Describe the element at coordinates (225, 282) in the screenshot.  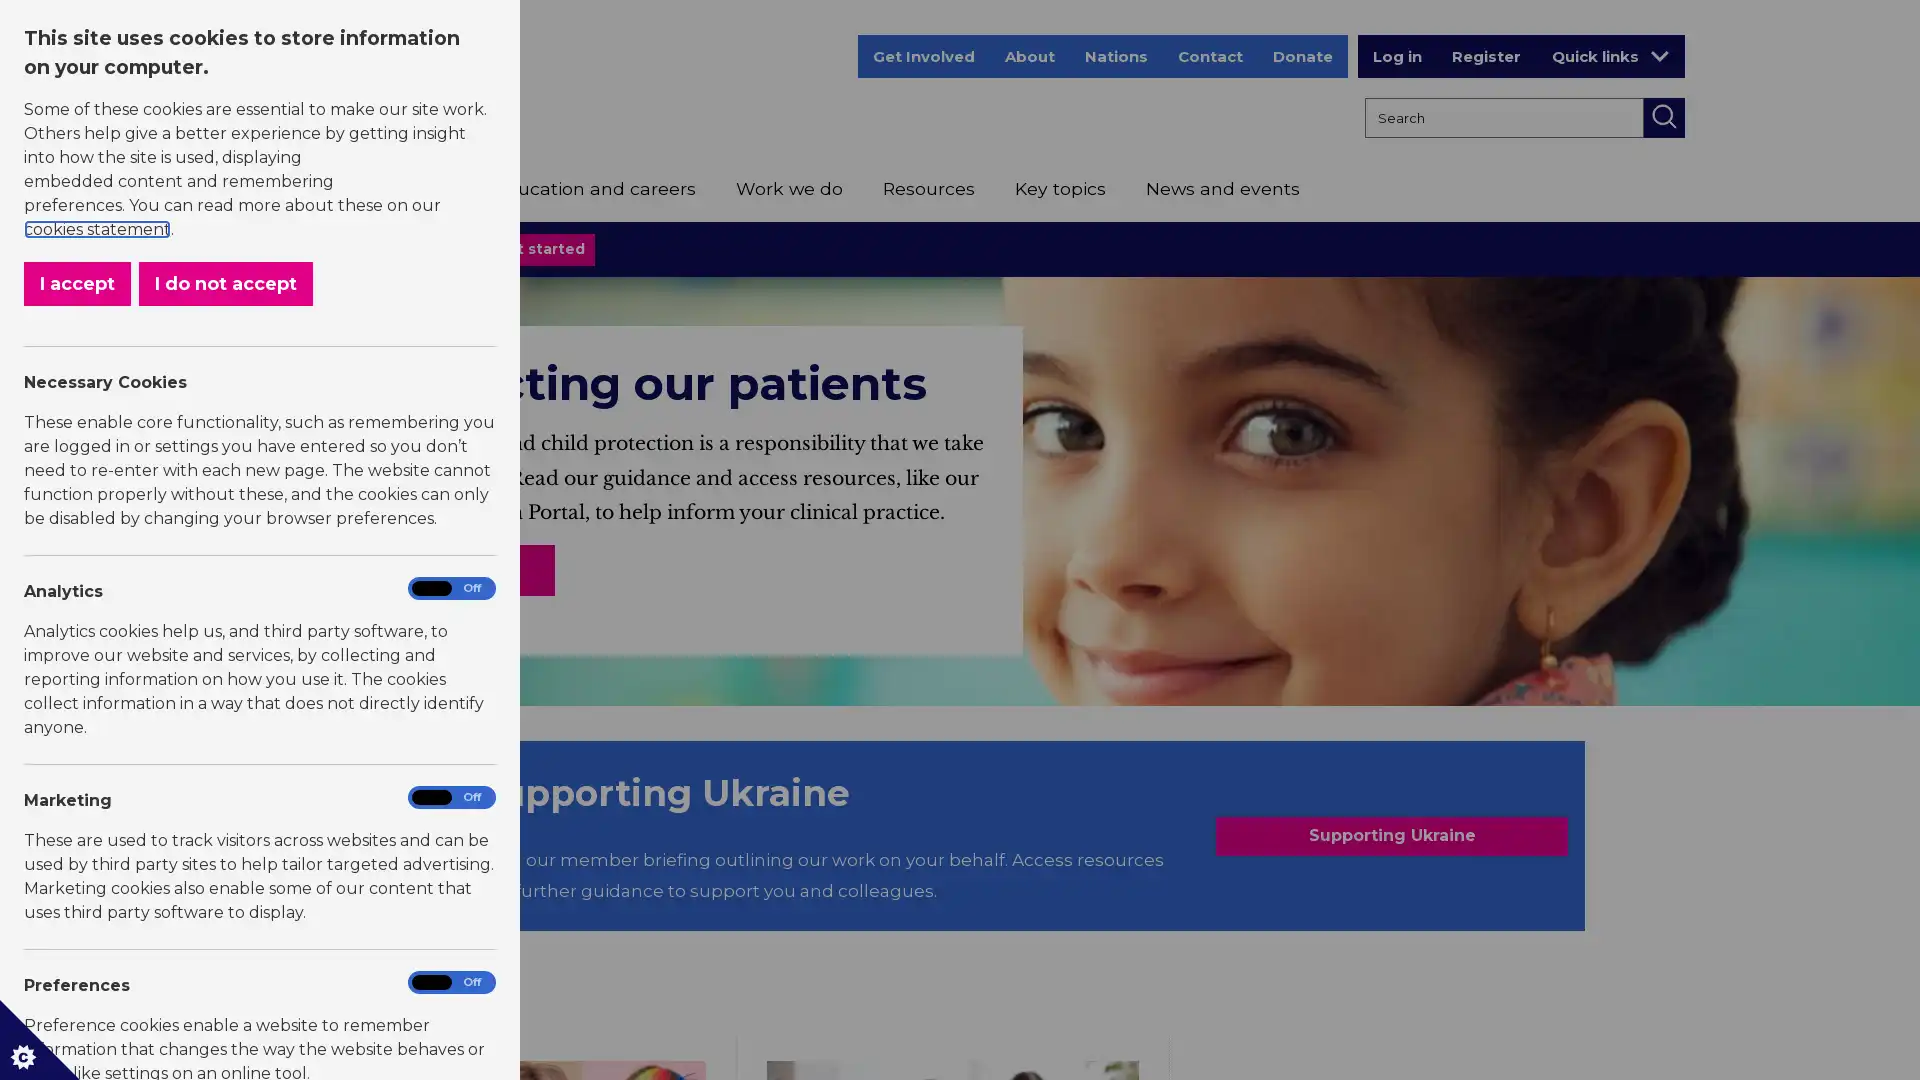
I see `I do not accept` at that location.